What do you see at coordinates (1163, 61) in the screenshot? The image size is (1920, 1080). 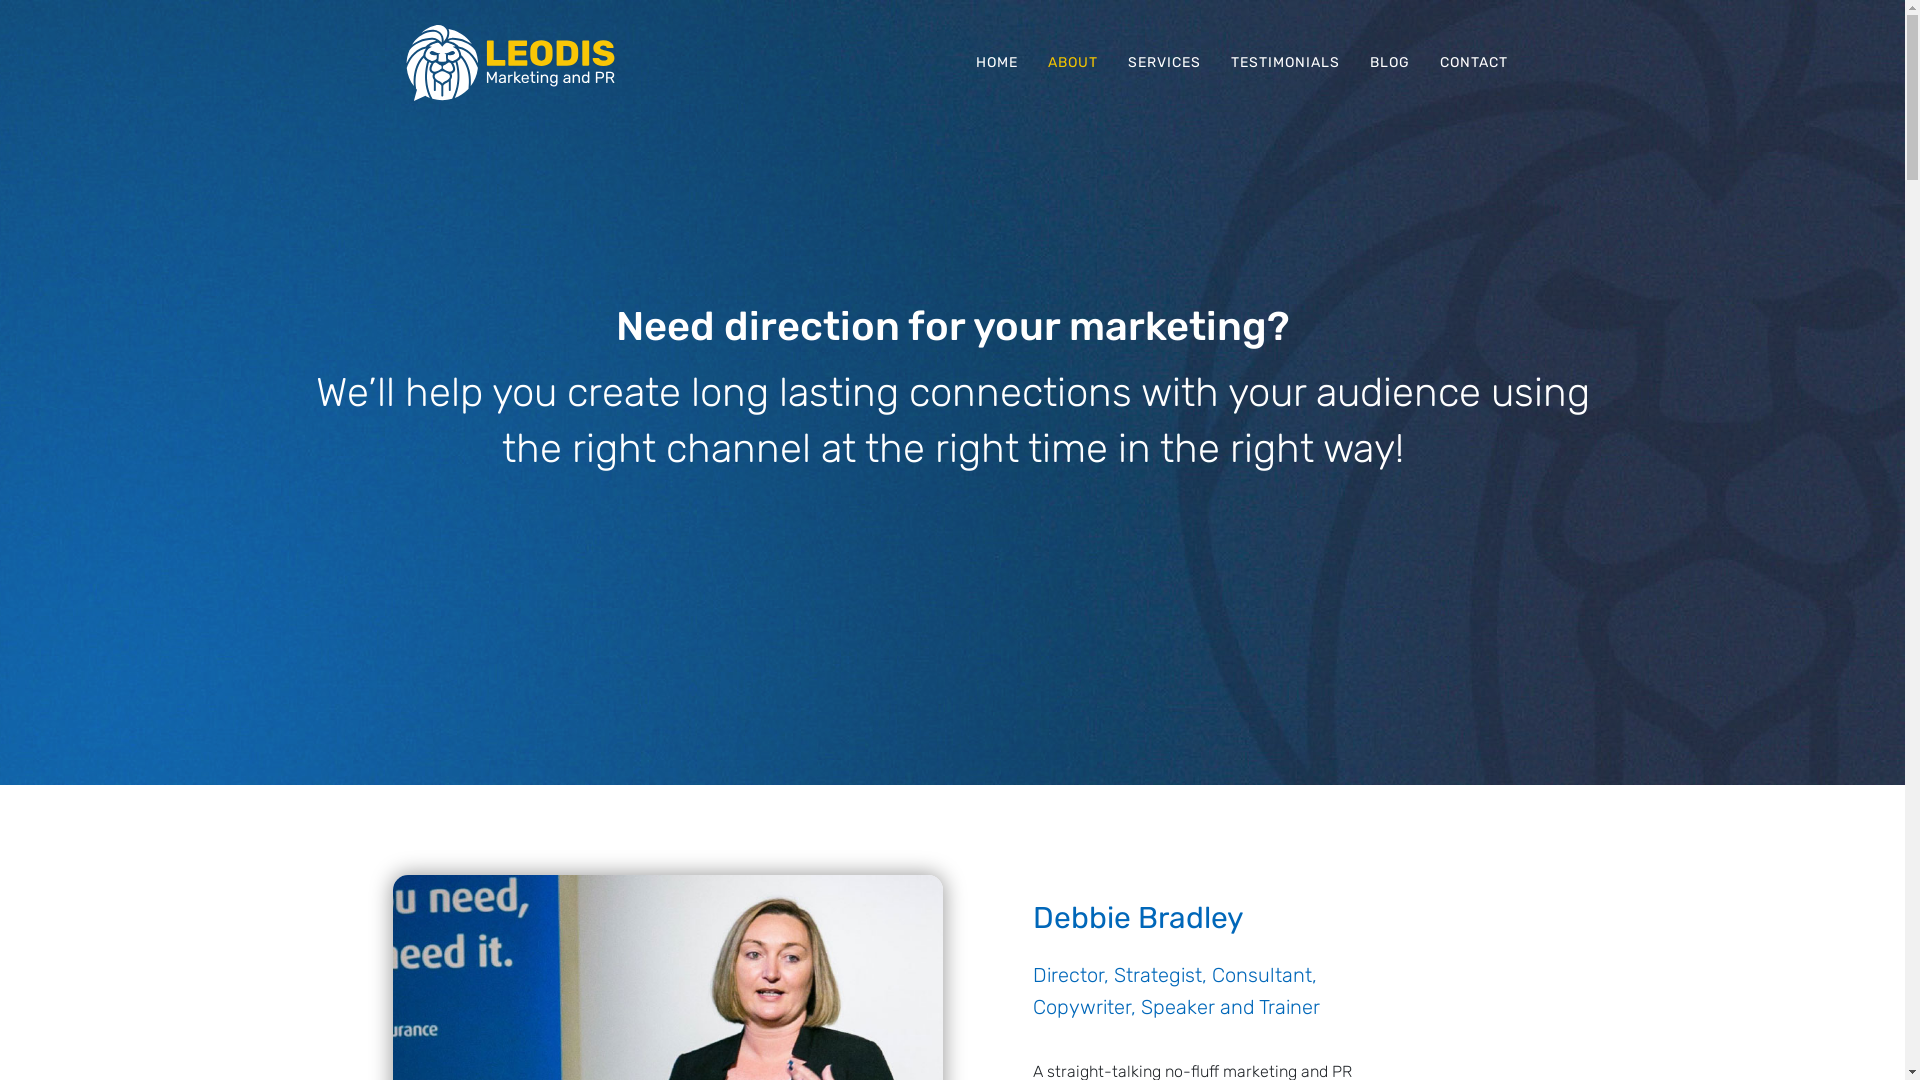 I see `'SERVICES'` at bounding box center [1163, 61].